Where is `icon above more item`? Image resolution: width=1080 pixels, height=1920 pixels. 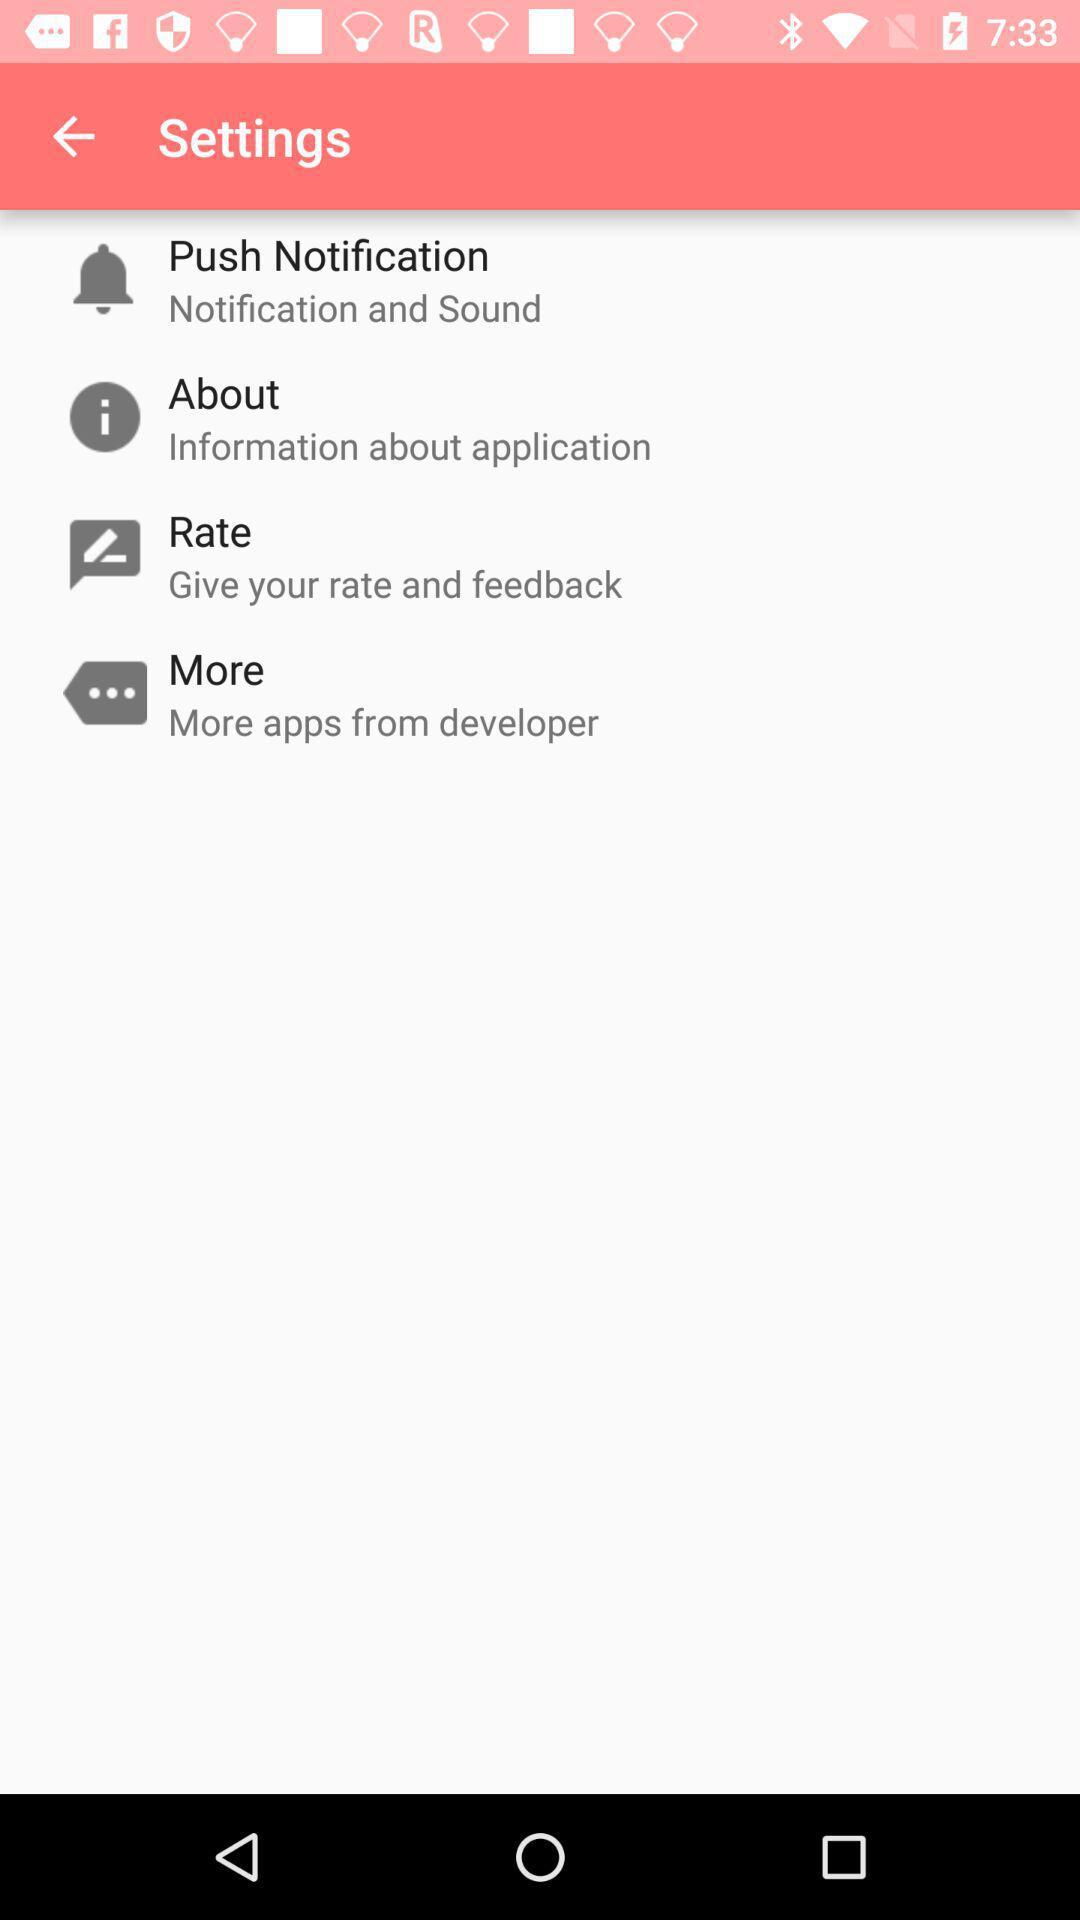 icon above more item is located at coordinates (395, 582).